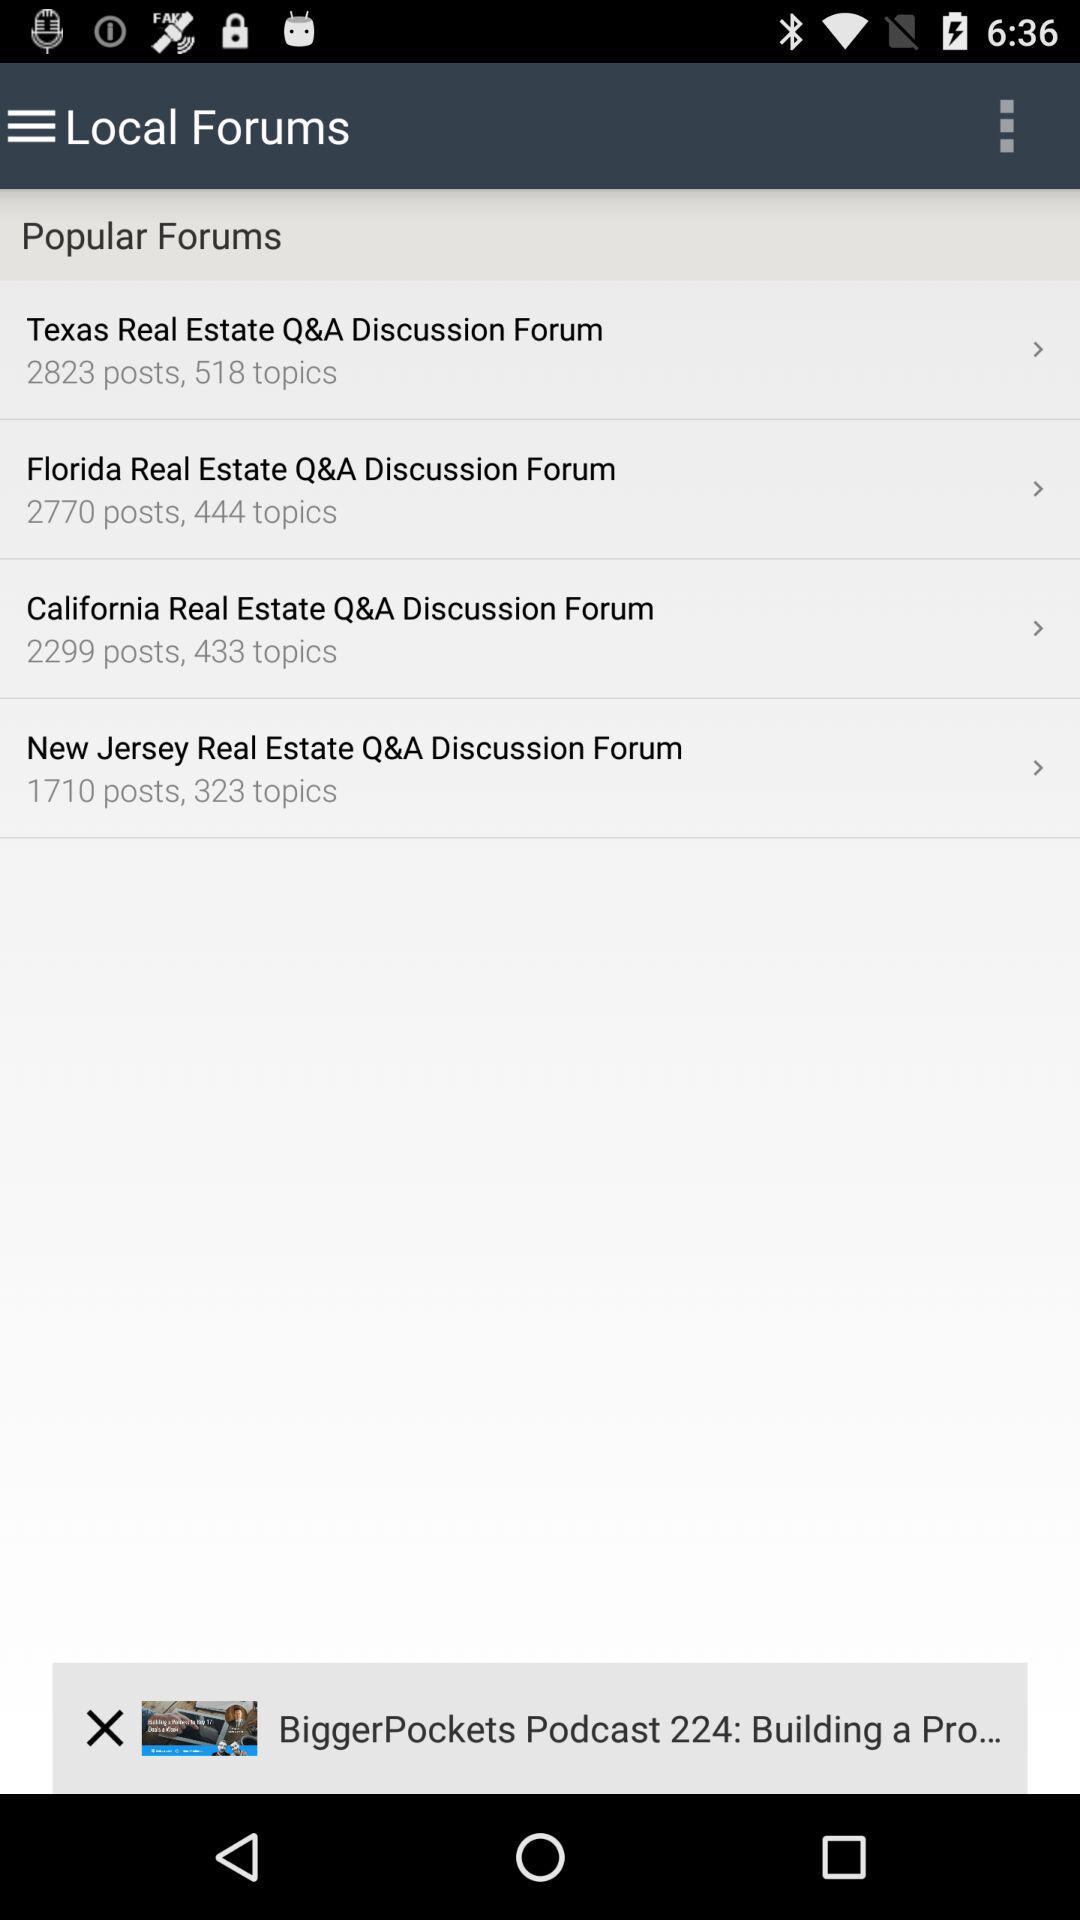 The height and width of the screenshot is (1920, 1080). Describe the element at coordinates (523, 370) in the screenshot. I see `icon below the texas real estate app` at that location.